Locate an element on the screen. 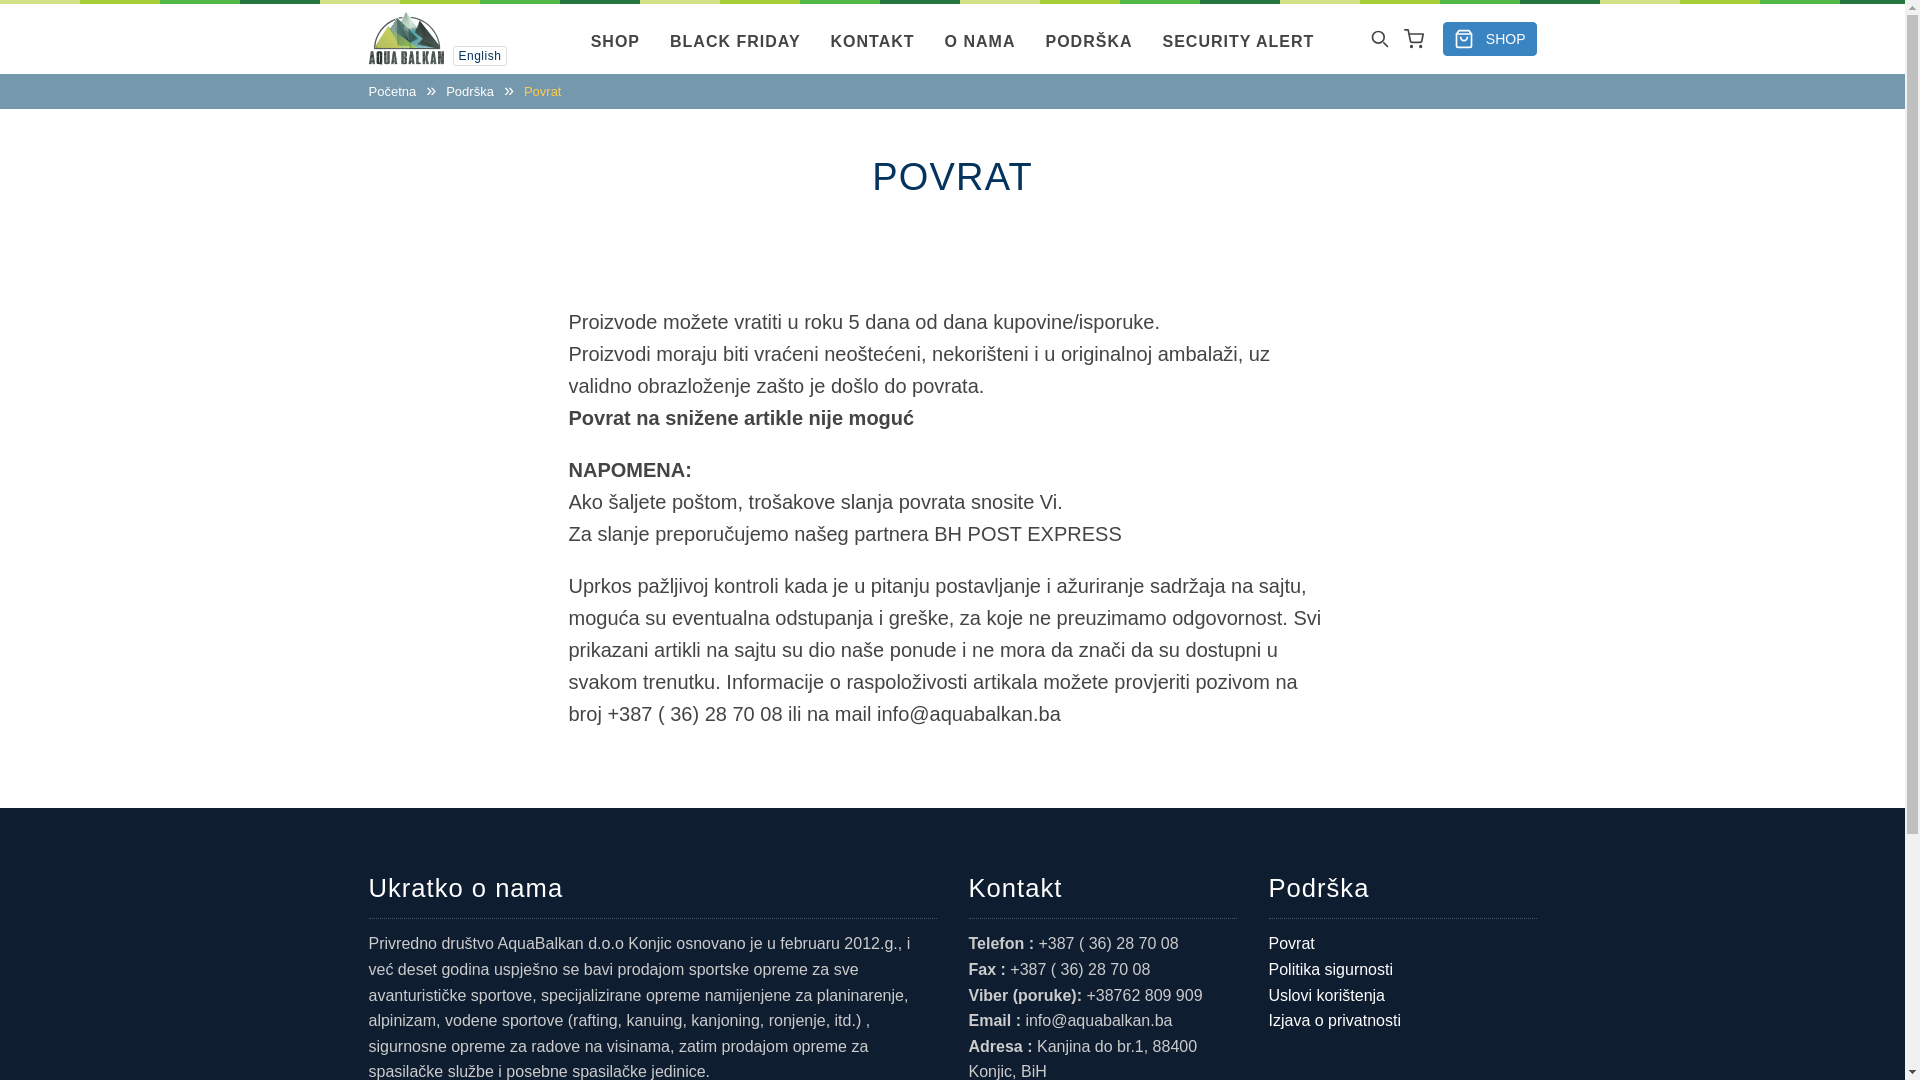 The image size is (1920, 1080). 'O NAMA' is located at coordinates (980, 42).